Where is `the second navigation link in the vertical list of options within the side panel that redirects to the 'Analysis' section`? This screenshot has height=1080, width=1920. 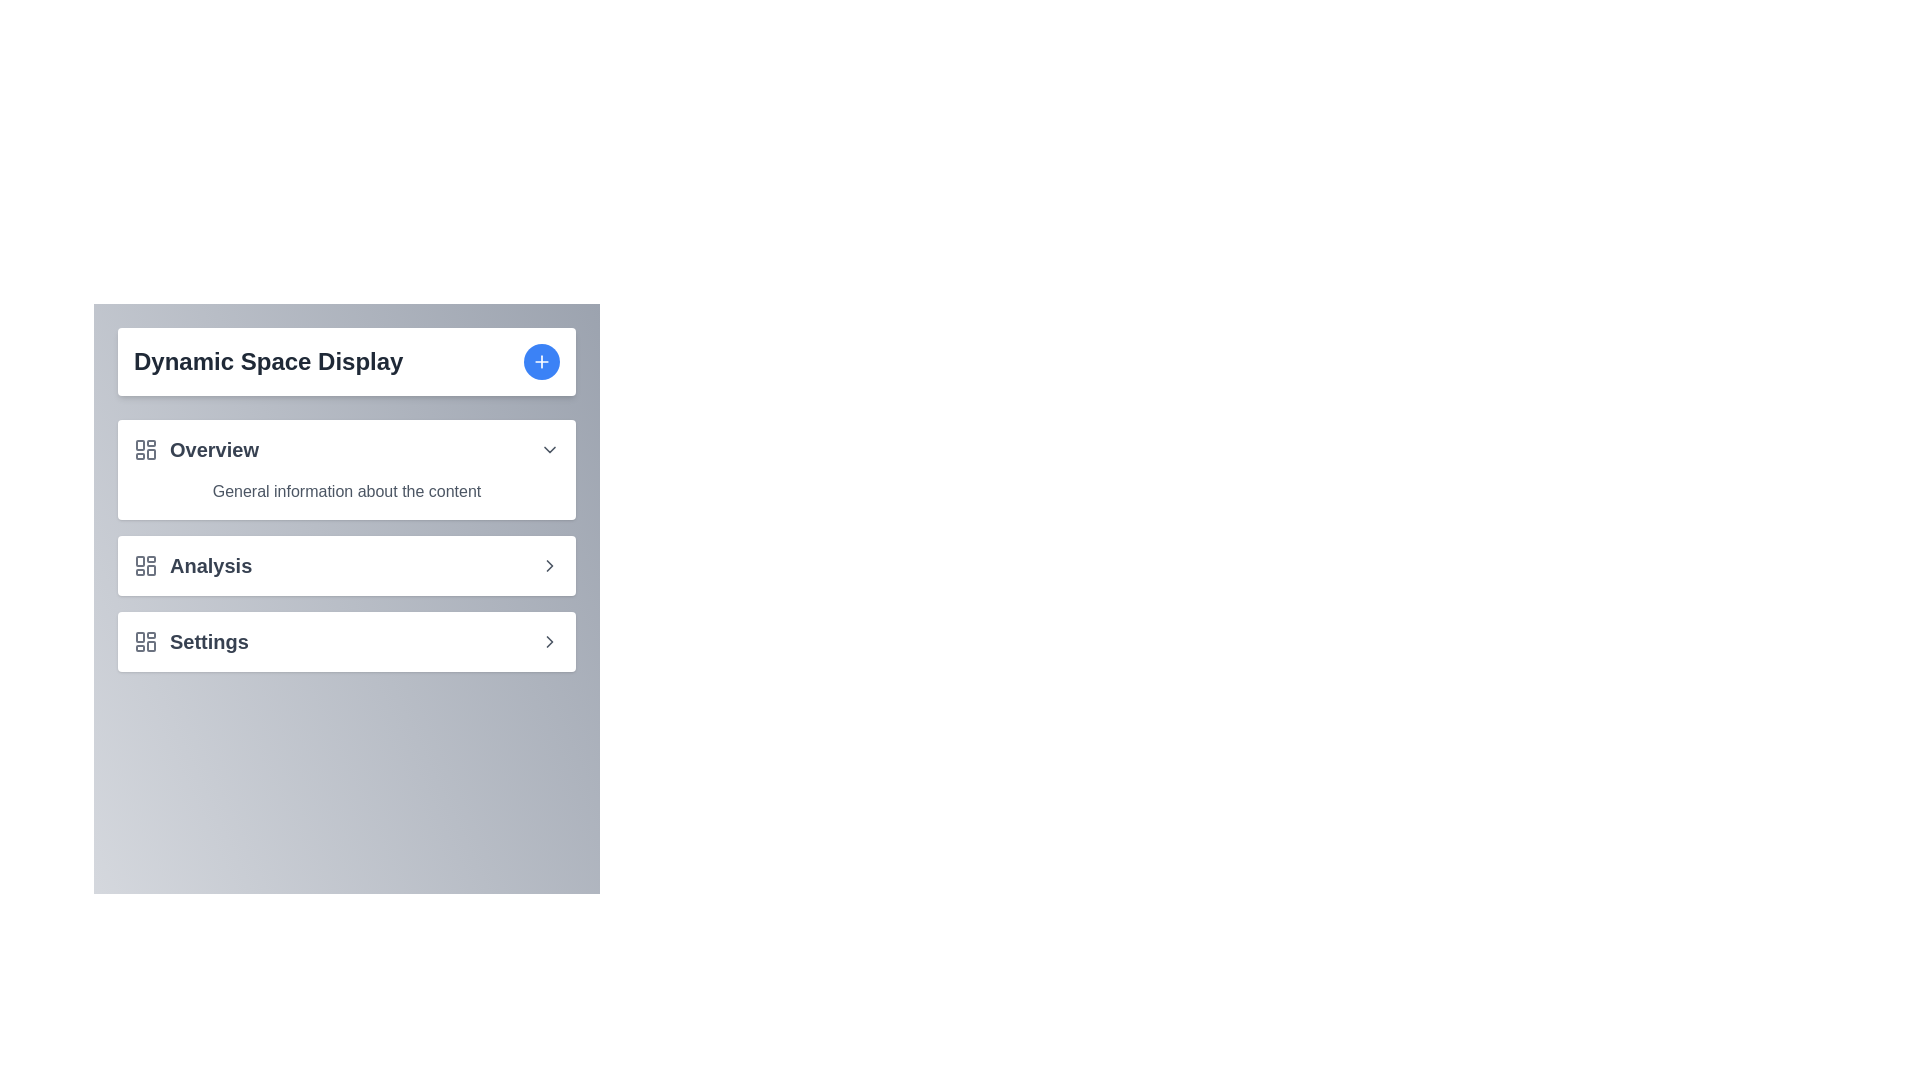 the second navigation link in the vertical list of options within the side panel that redirects to the 'Analysis' section is located at coordinates (346, 566).